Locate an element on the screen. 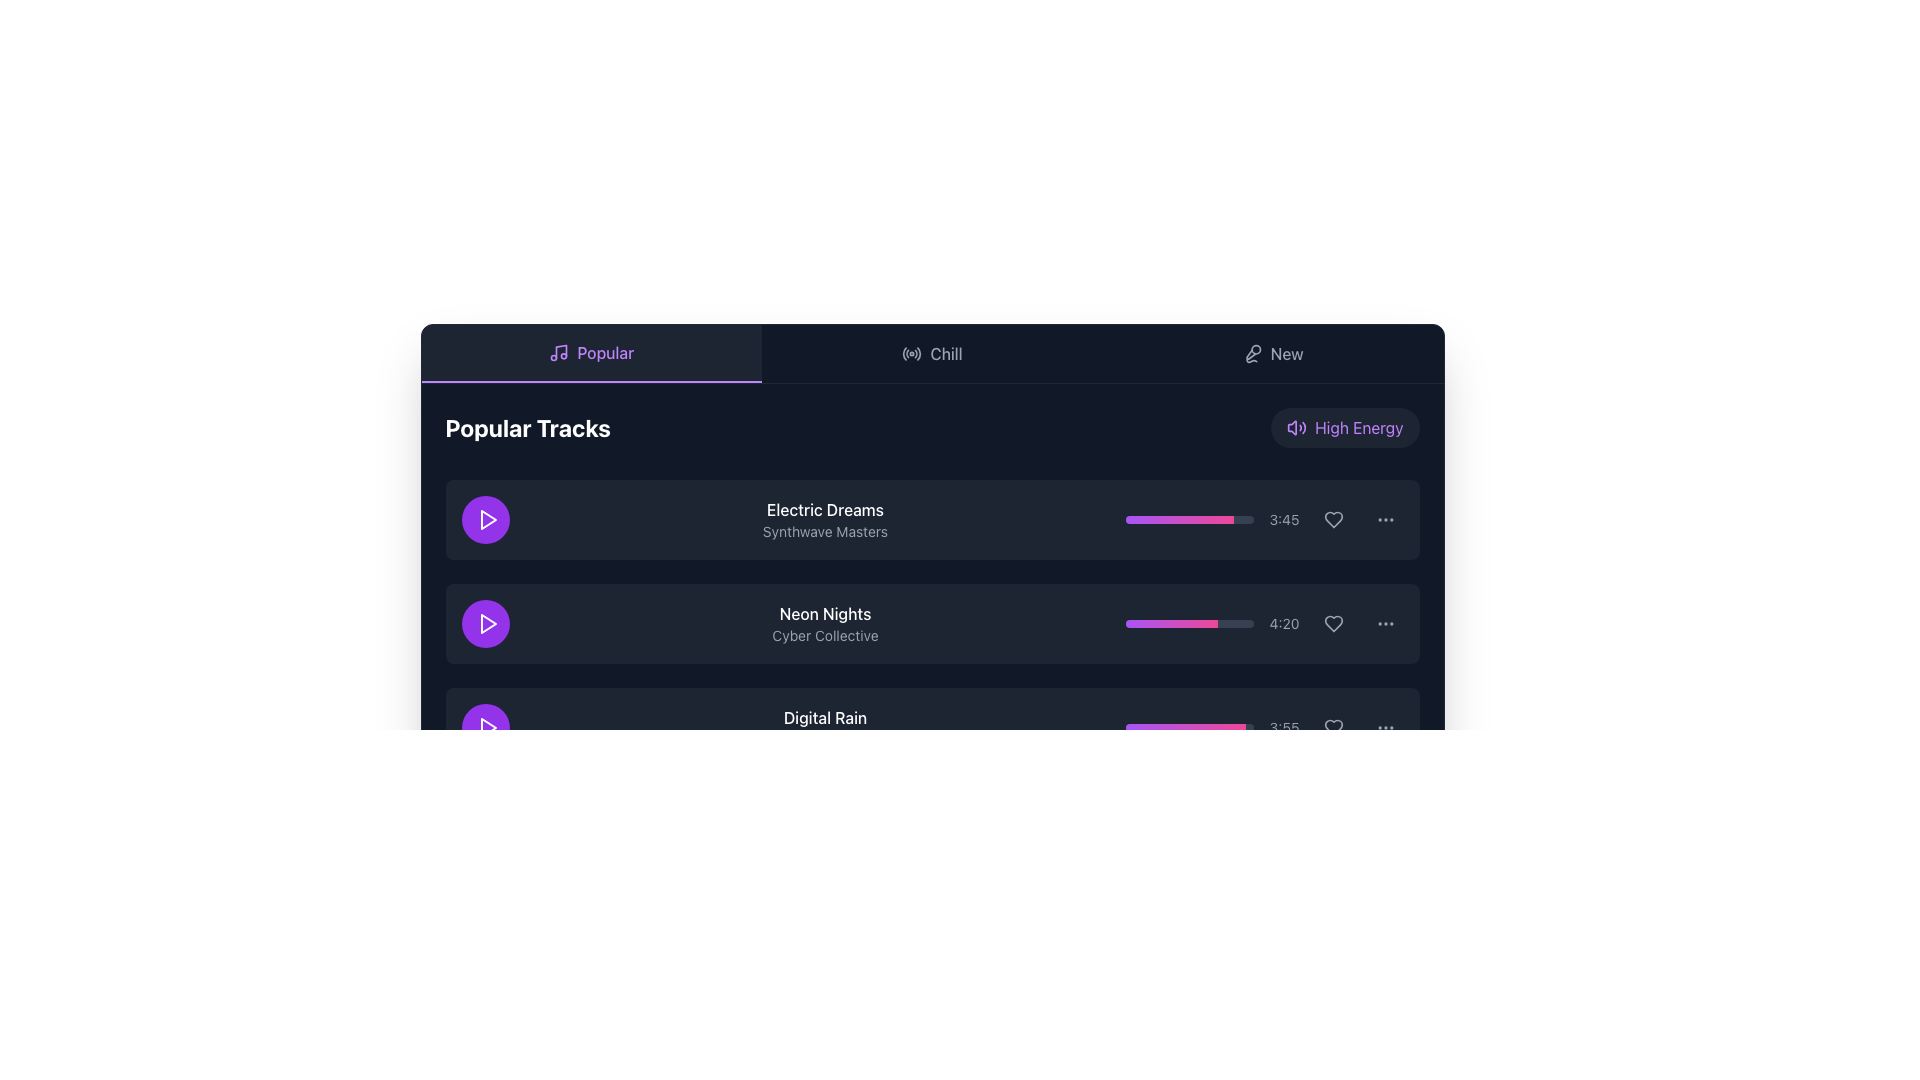 This screenshot has height=1080, width=1920. the microphone icon, which is a thin, rounded outline SVG symbol in light gray color, located in the top-right section of the navigation bar next to the text 'New' is located at coordinates (1251, 353).